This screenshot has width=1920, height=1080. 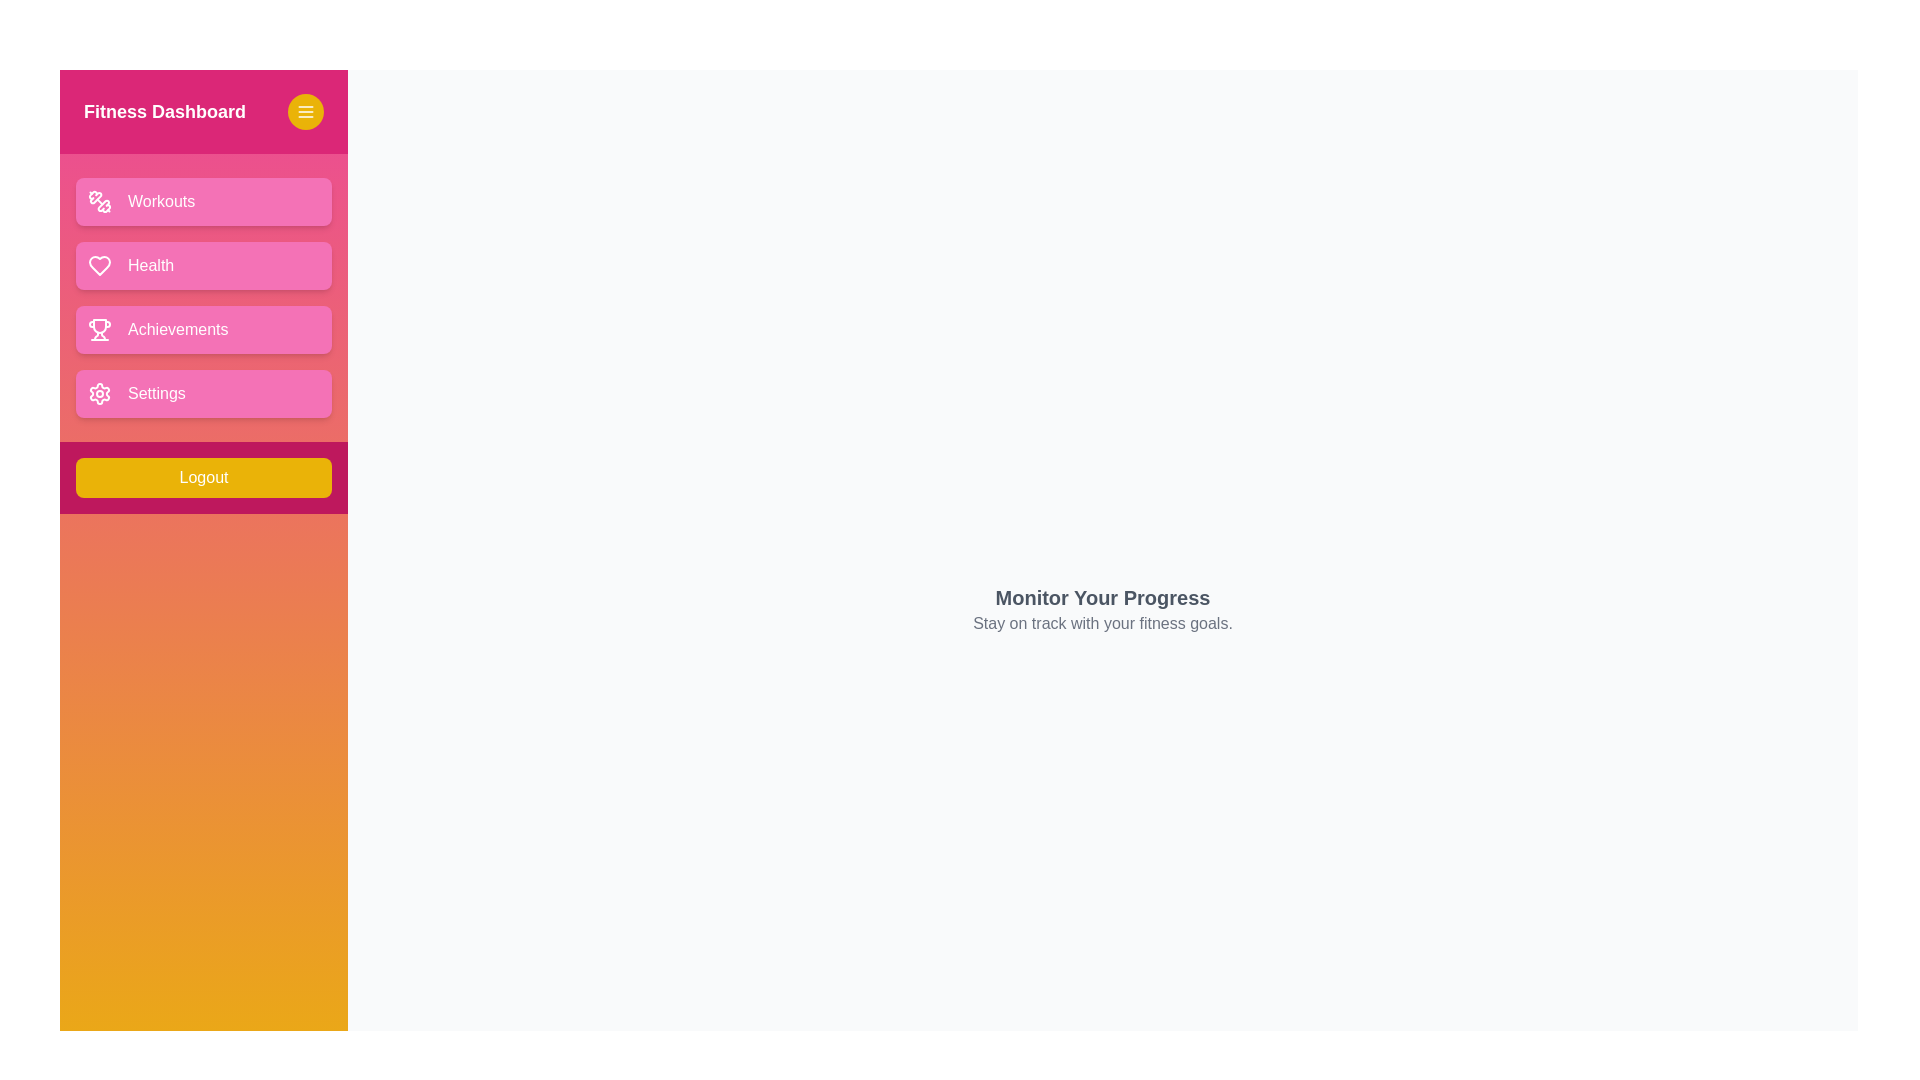 What do you see at coordinates (203, 265) in the screenshot?
I see `the 'Health' button in the FitnessDashboardDrawer component` at bounding box center [203, 265].